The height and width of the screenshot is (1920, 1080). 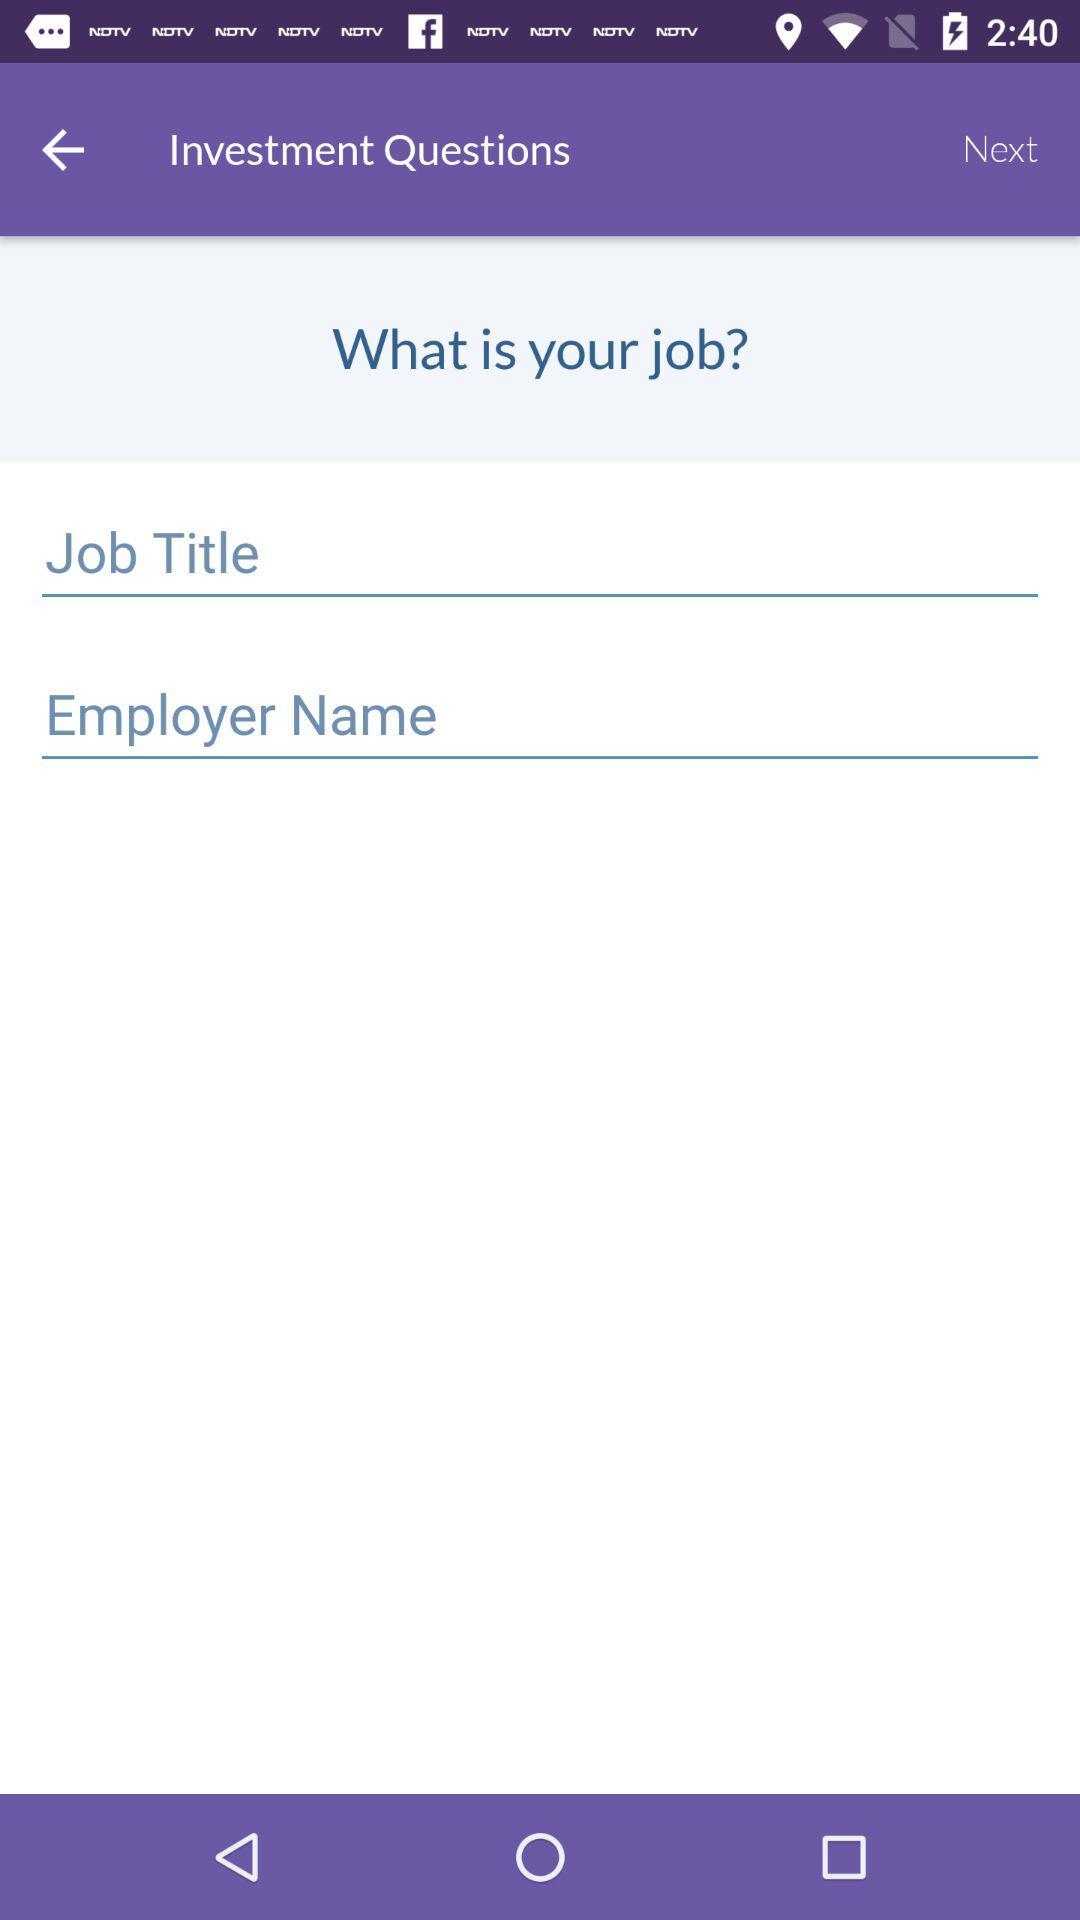 I want to click on the icon next to investment questions icon, so click(x=1000, y=148).